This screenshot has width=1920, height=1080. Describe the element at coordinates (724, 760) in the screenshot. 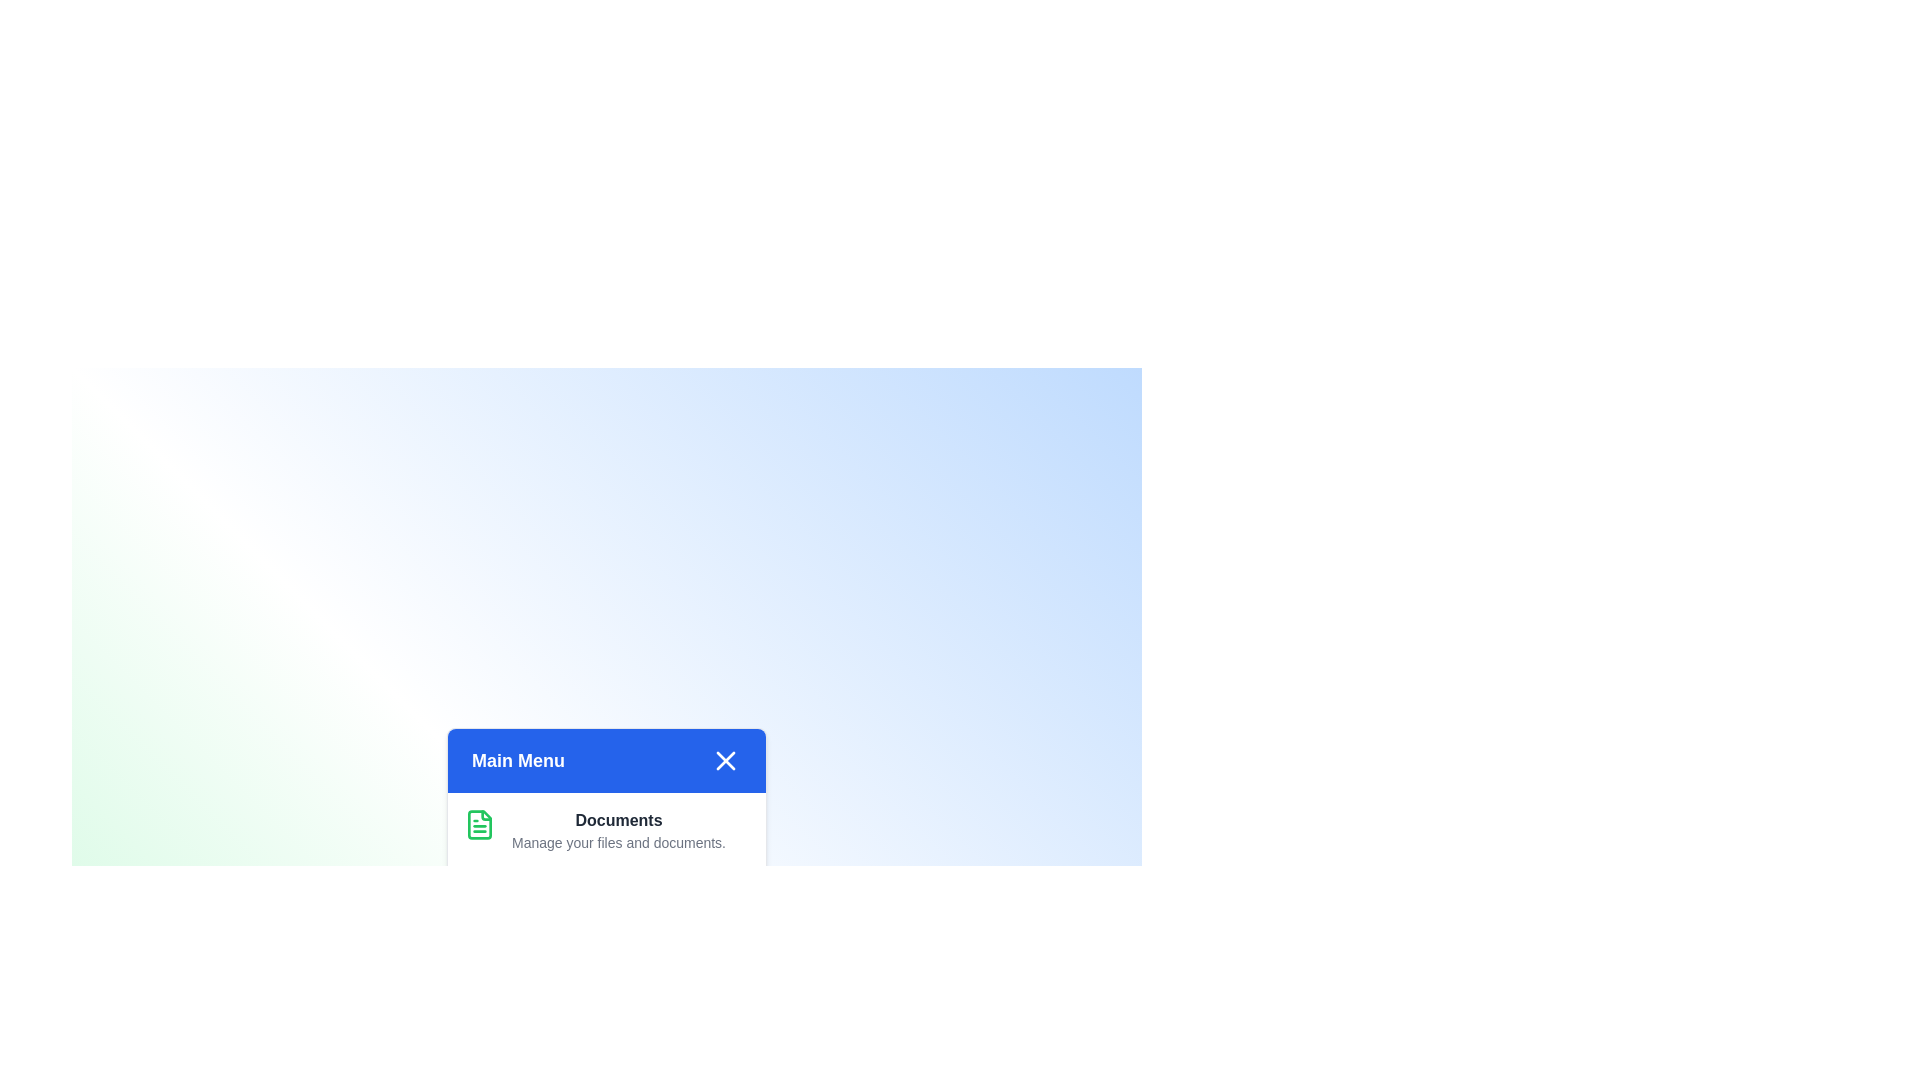

I see `the close button to toggle the menu visibility` at that location.